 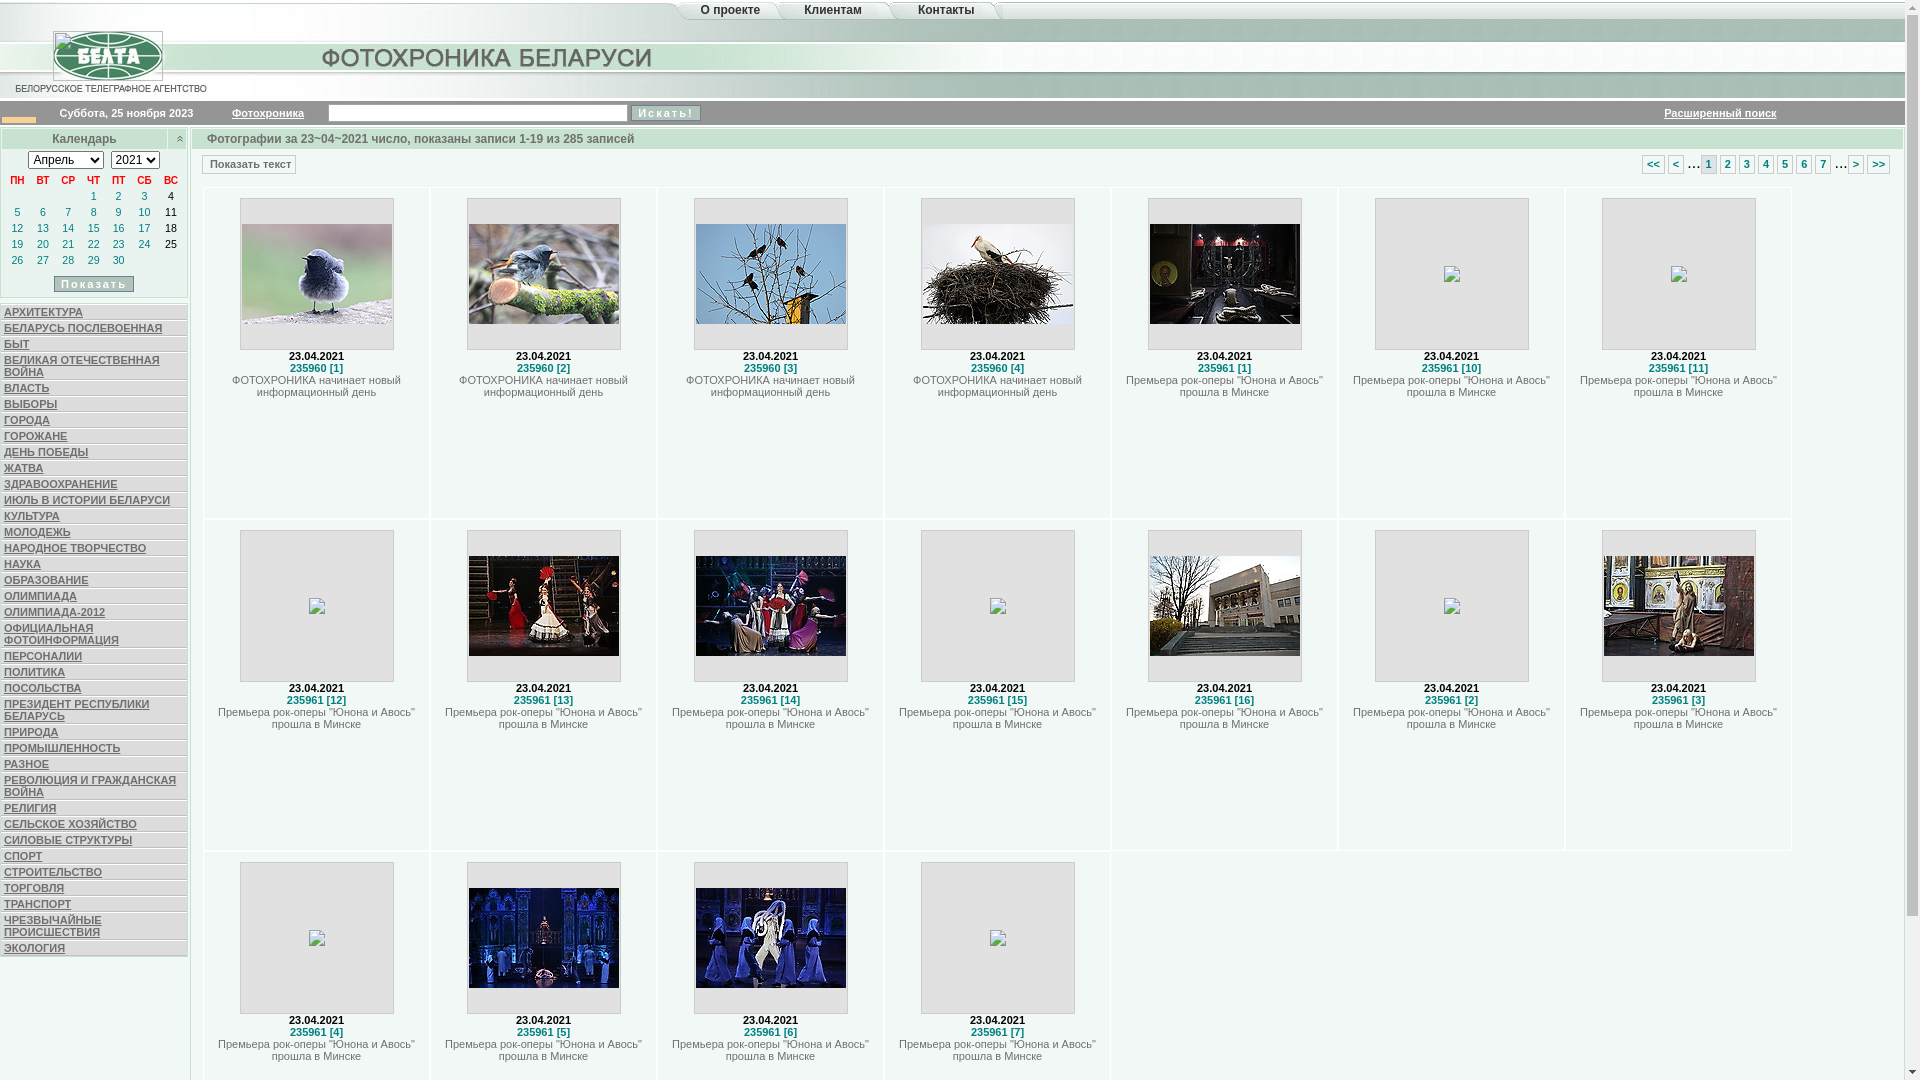 I want to click on '16', so click(x=118, y=226).